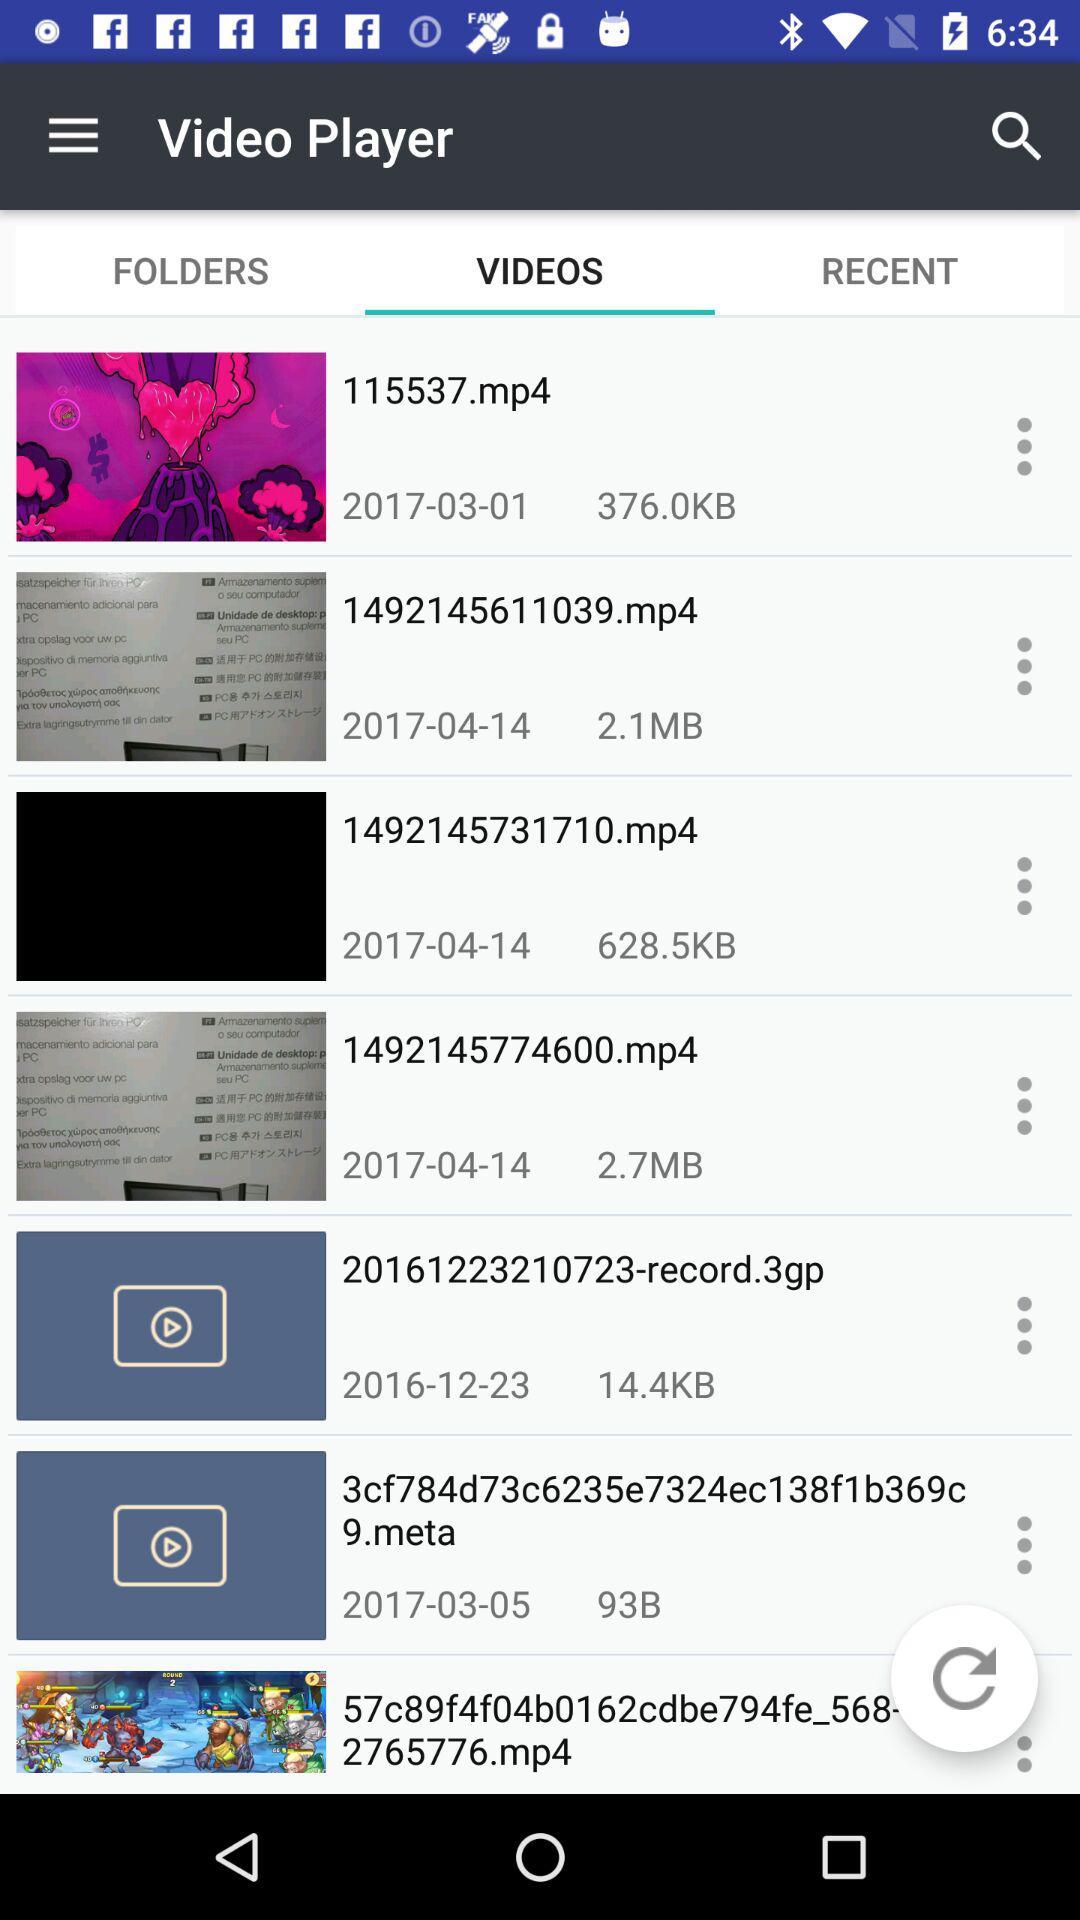  What do you see at coordinates (1024, 1104) in the screenshot?
I see `menu button` at bounding box center [1024, 1104].